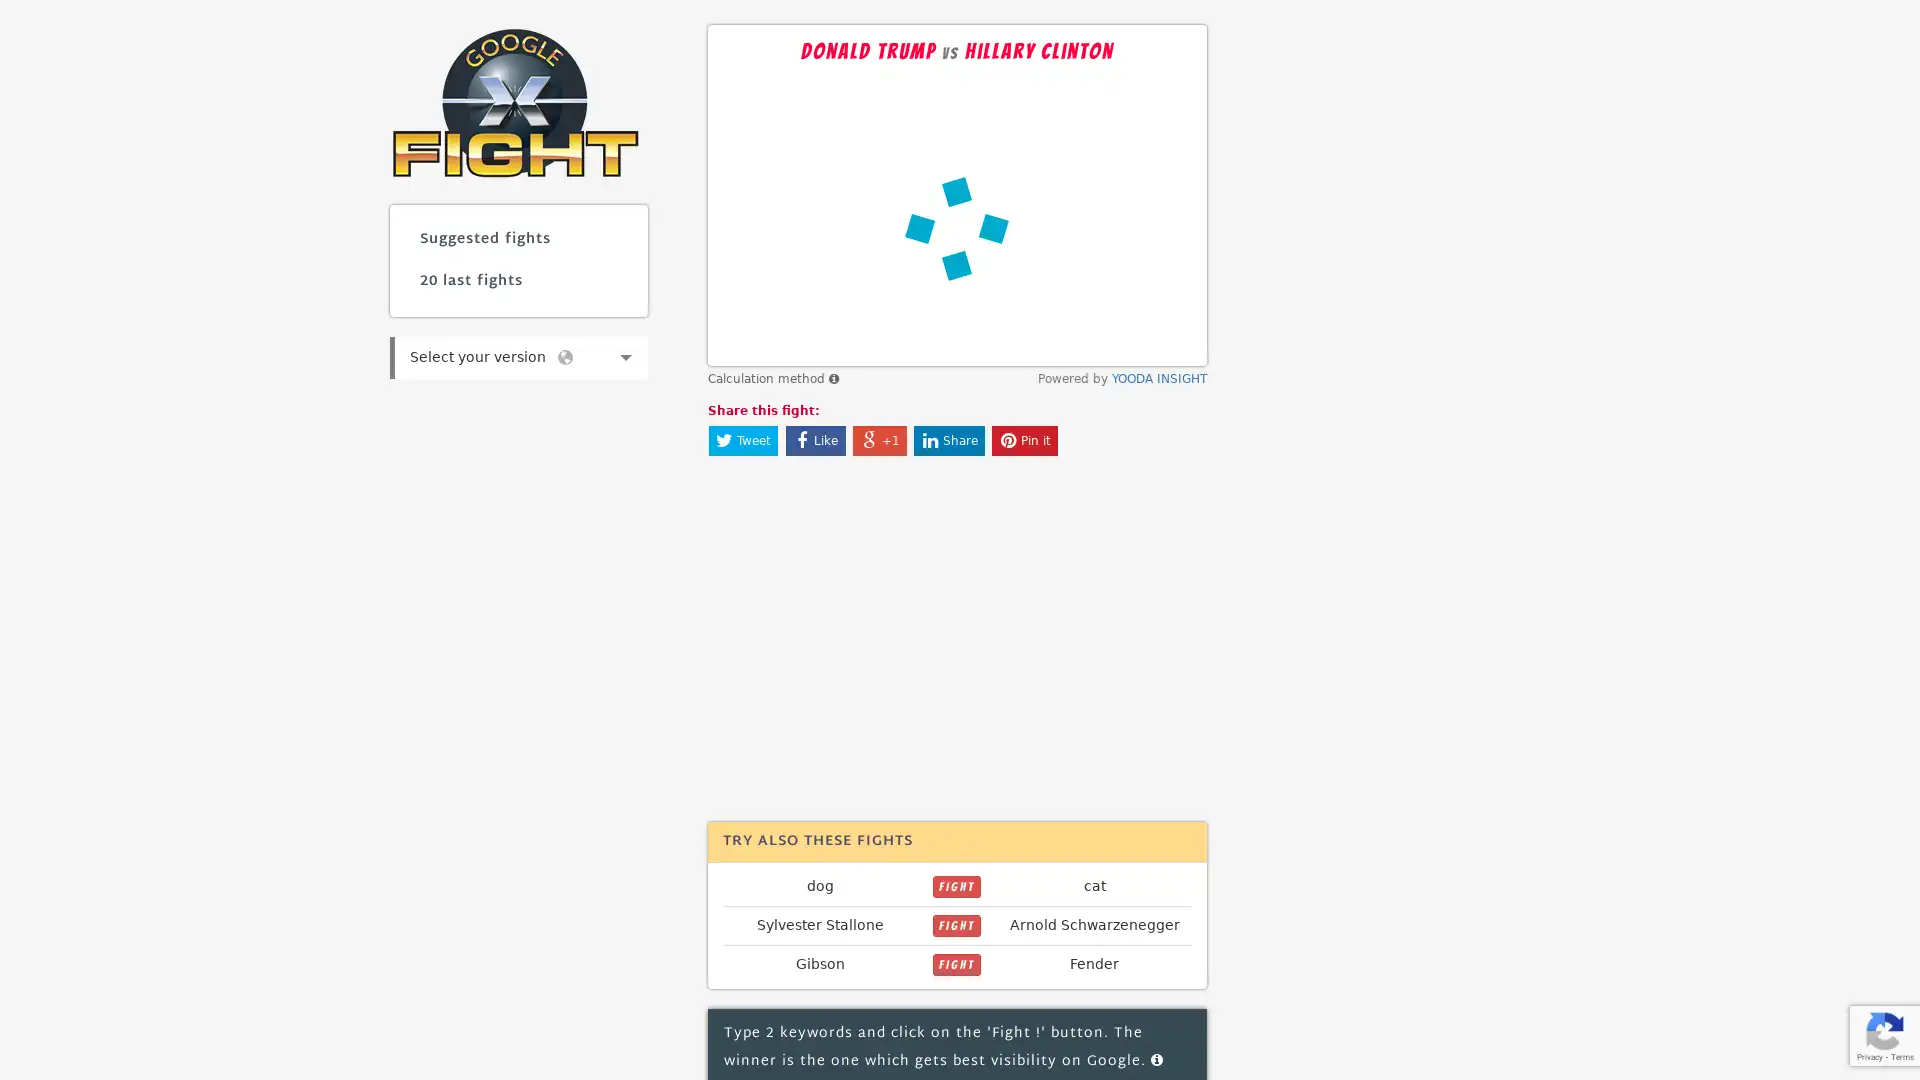 This screenshot has height=1080, width=1920. What do you see at coordinates (955, 963) in the screenshot?
I see `FIGHT` at bounding box center [955, 963].